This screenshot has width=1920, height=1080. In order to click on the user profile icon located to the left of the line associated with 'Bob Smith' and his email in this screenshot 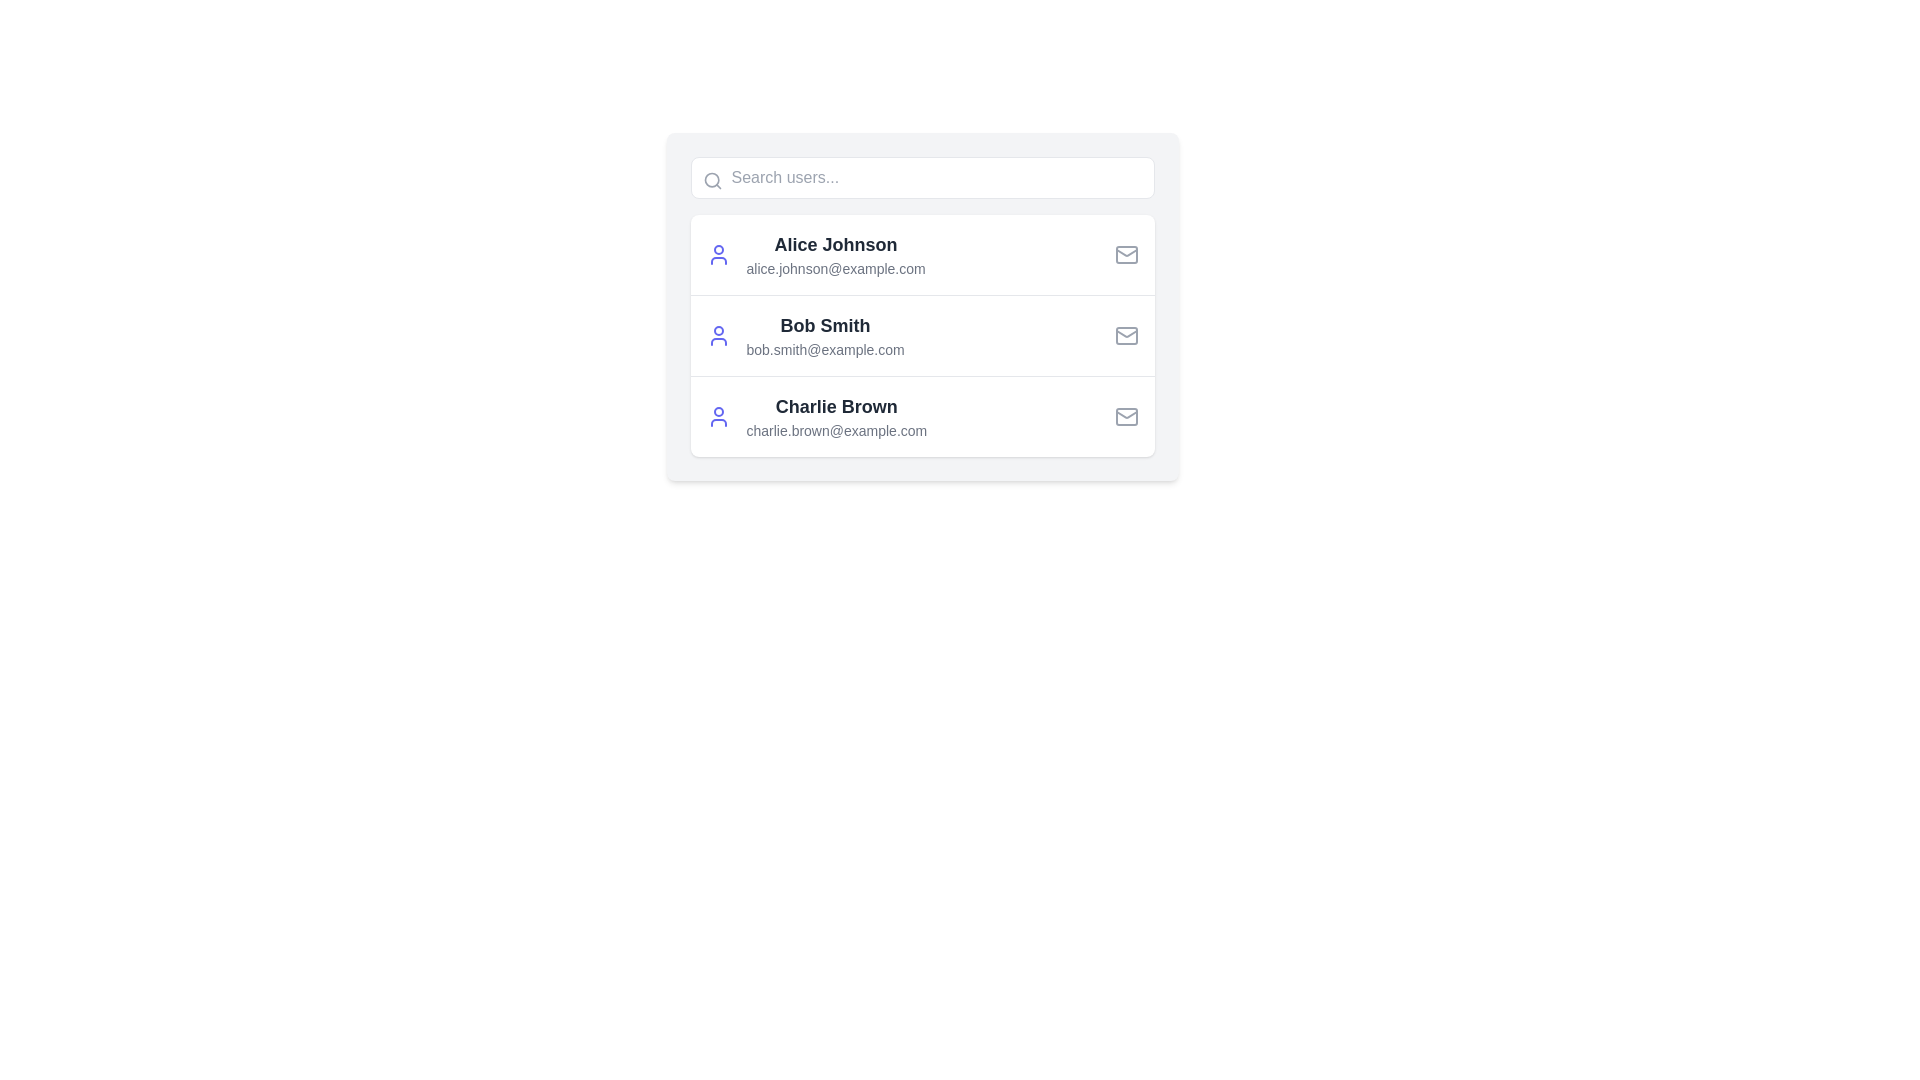, I will do `click(718, 334)`.